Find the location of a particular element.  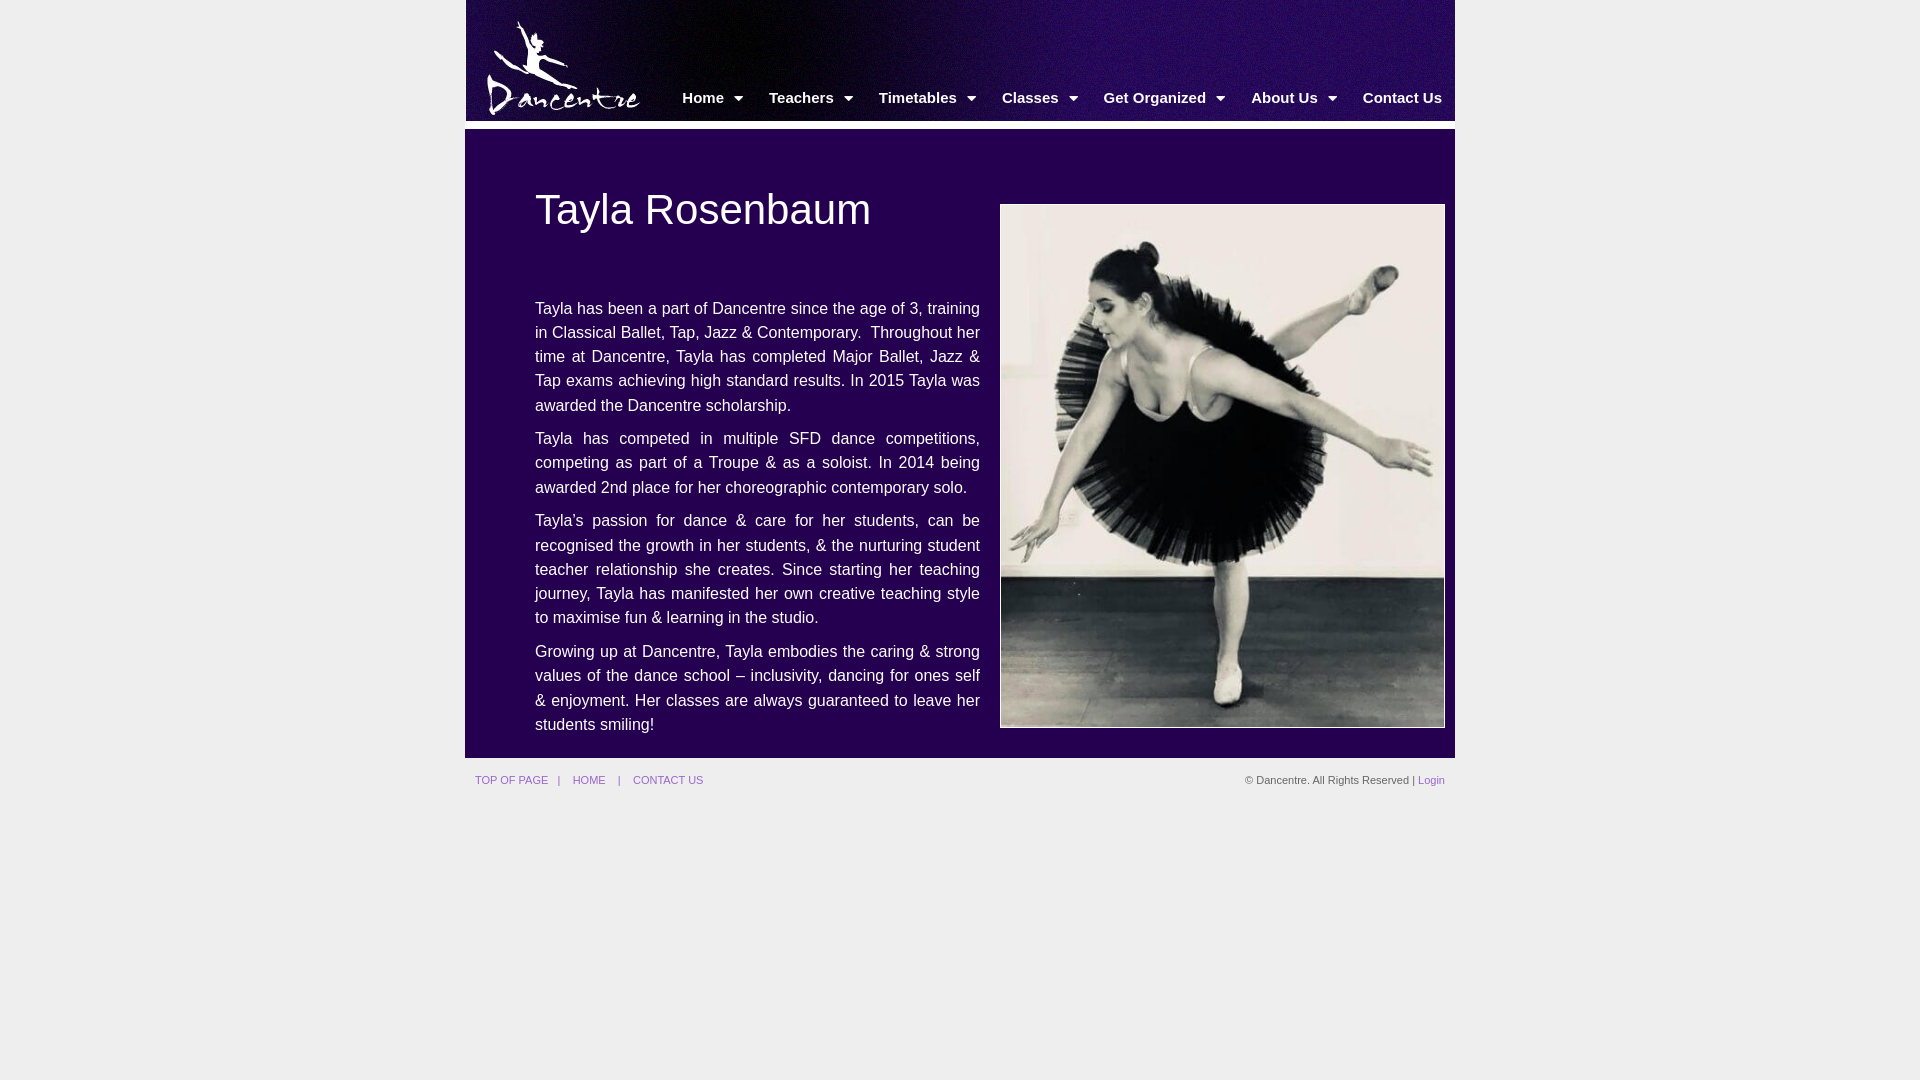

'Contact Us' is located at coordinates (1401, 97).